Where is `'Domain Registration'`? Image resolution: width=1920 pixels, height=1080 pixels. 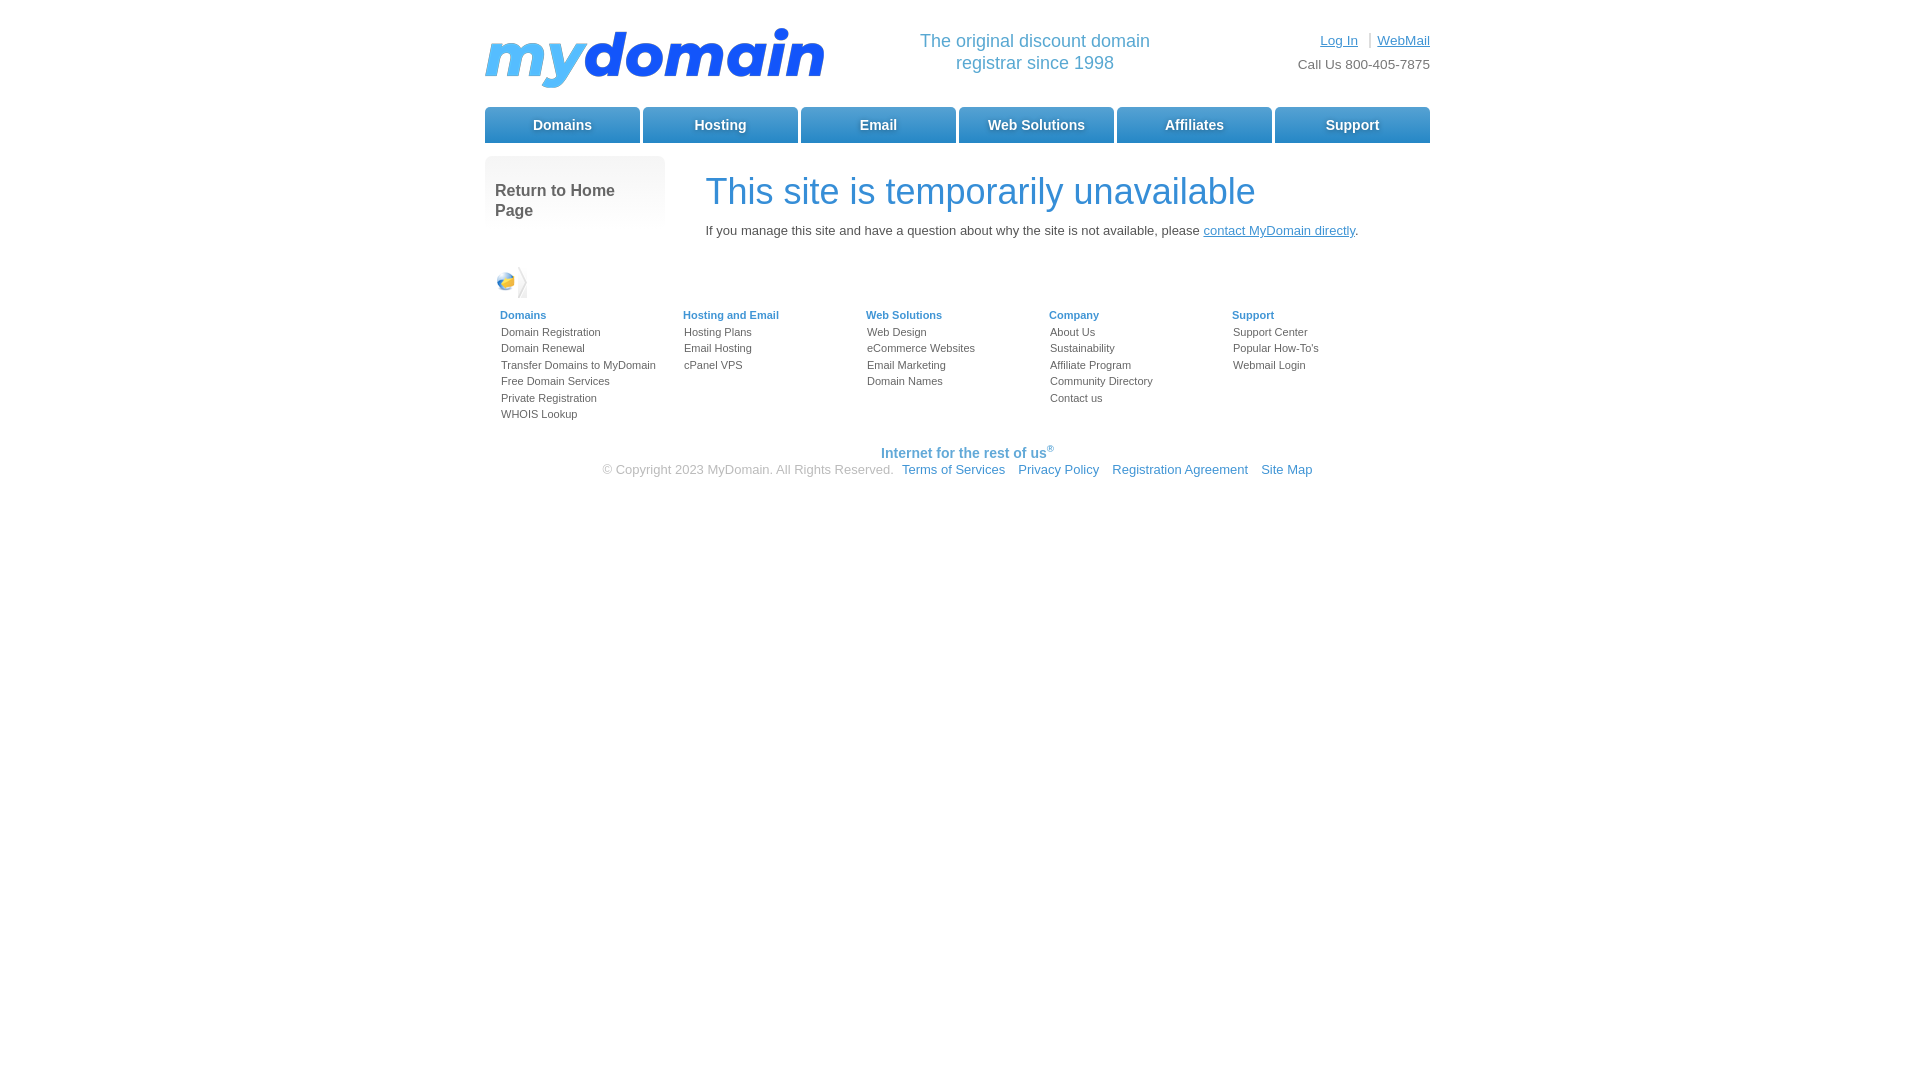
'Domain Registration' is located at coordinates (551, 330).